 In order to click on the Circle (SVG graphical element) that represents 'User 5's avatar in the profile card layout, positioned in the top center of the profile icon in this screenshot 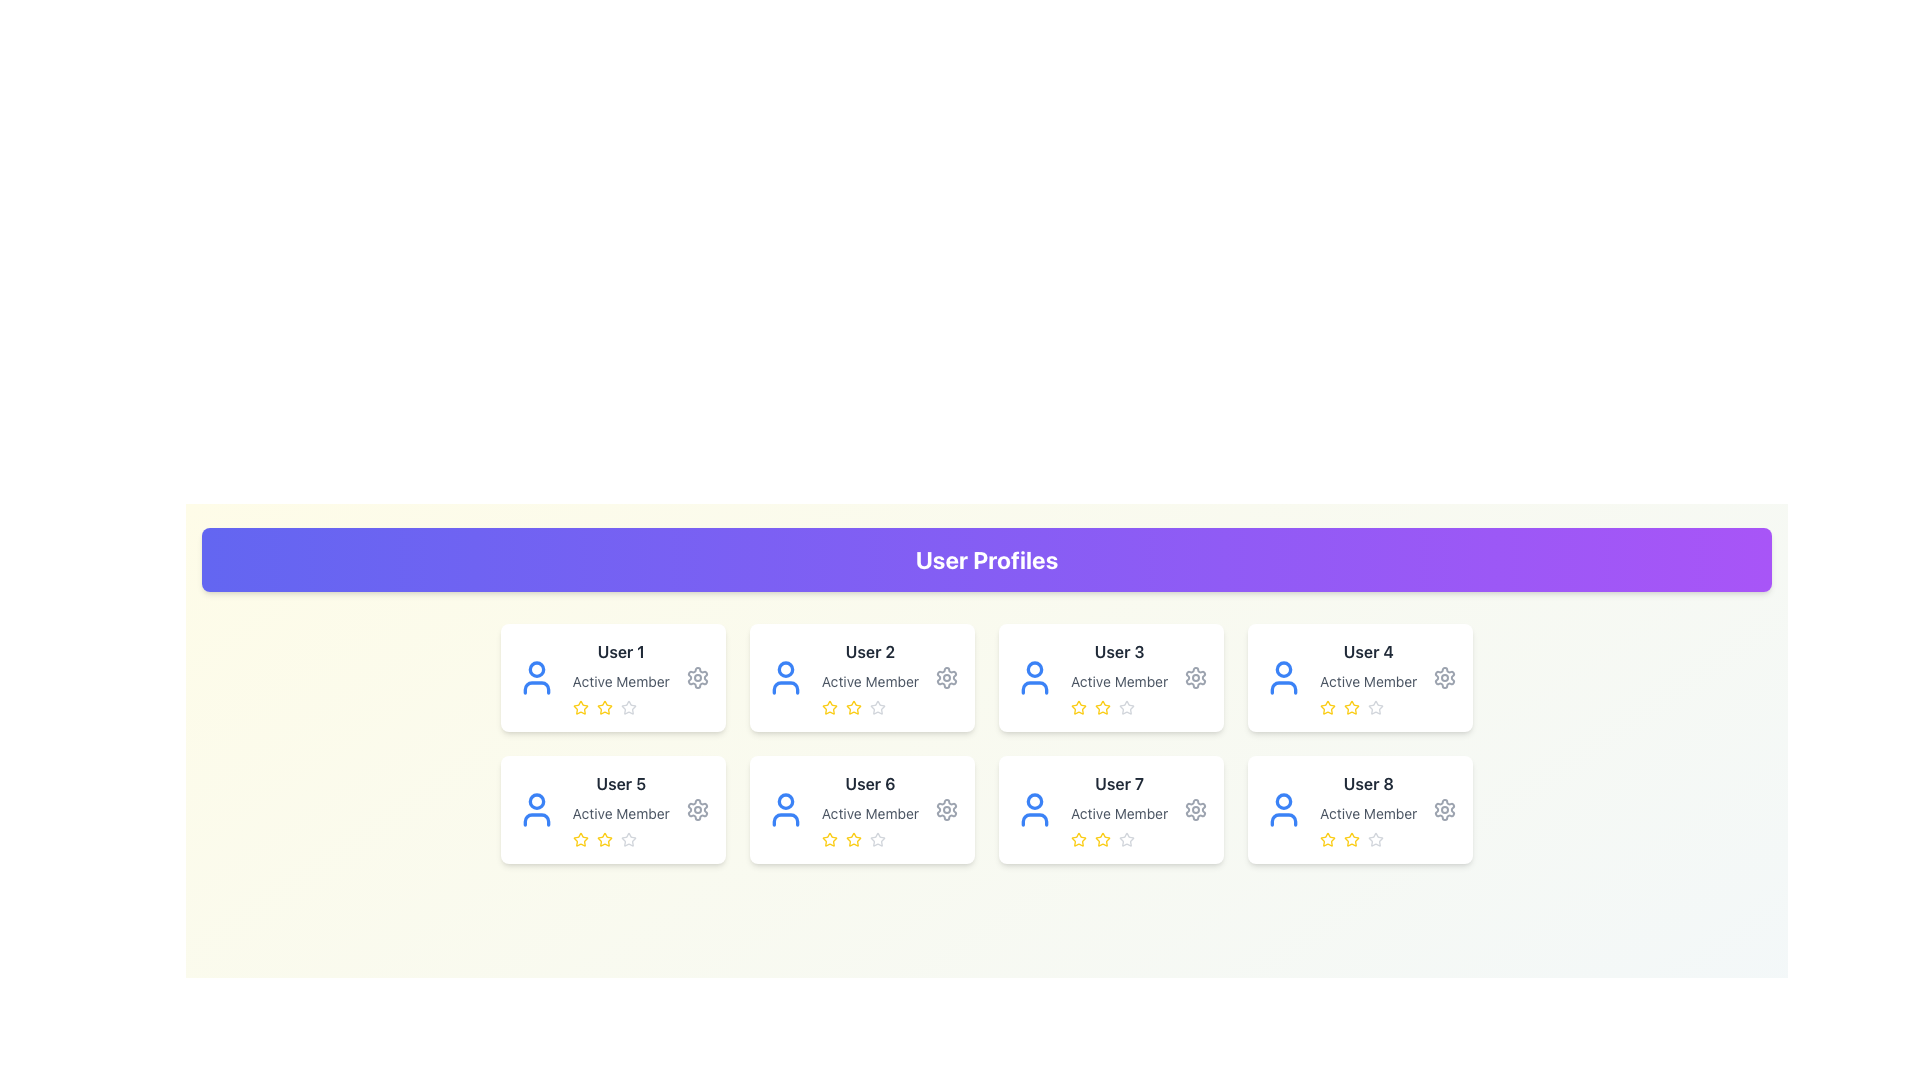, I will do `click(536, 800)`.